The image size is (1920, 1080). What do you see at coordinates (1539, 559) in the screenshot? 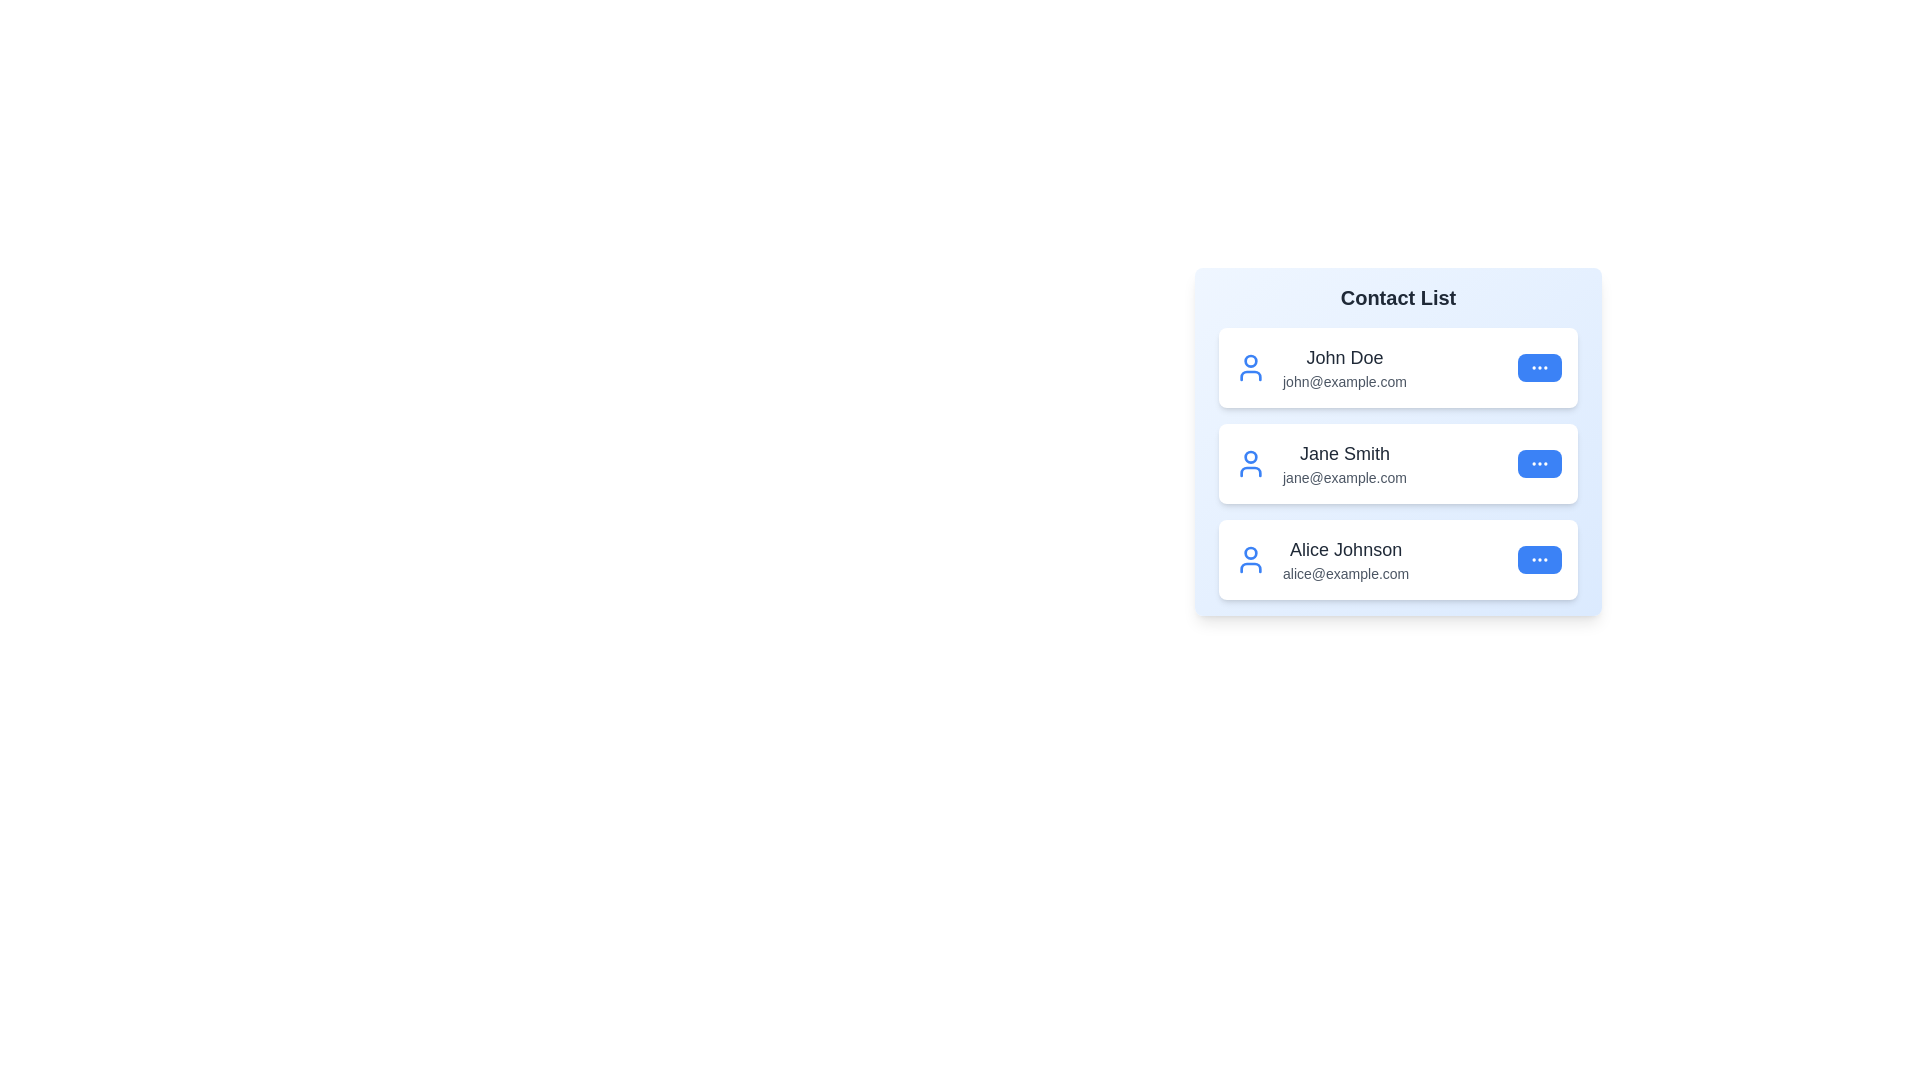
I see `'More' button for the contact Alice Johnson` at bounding box center [1539, 559].